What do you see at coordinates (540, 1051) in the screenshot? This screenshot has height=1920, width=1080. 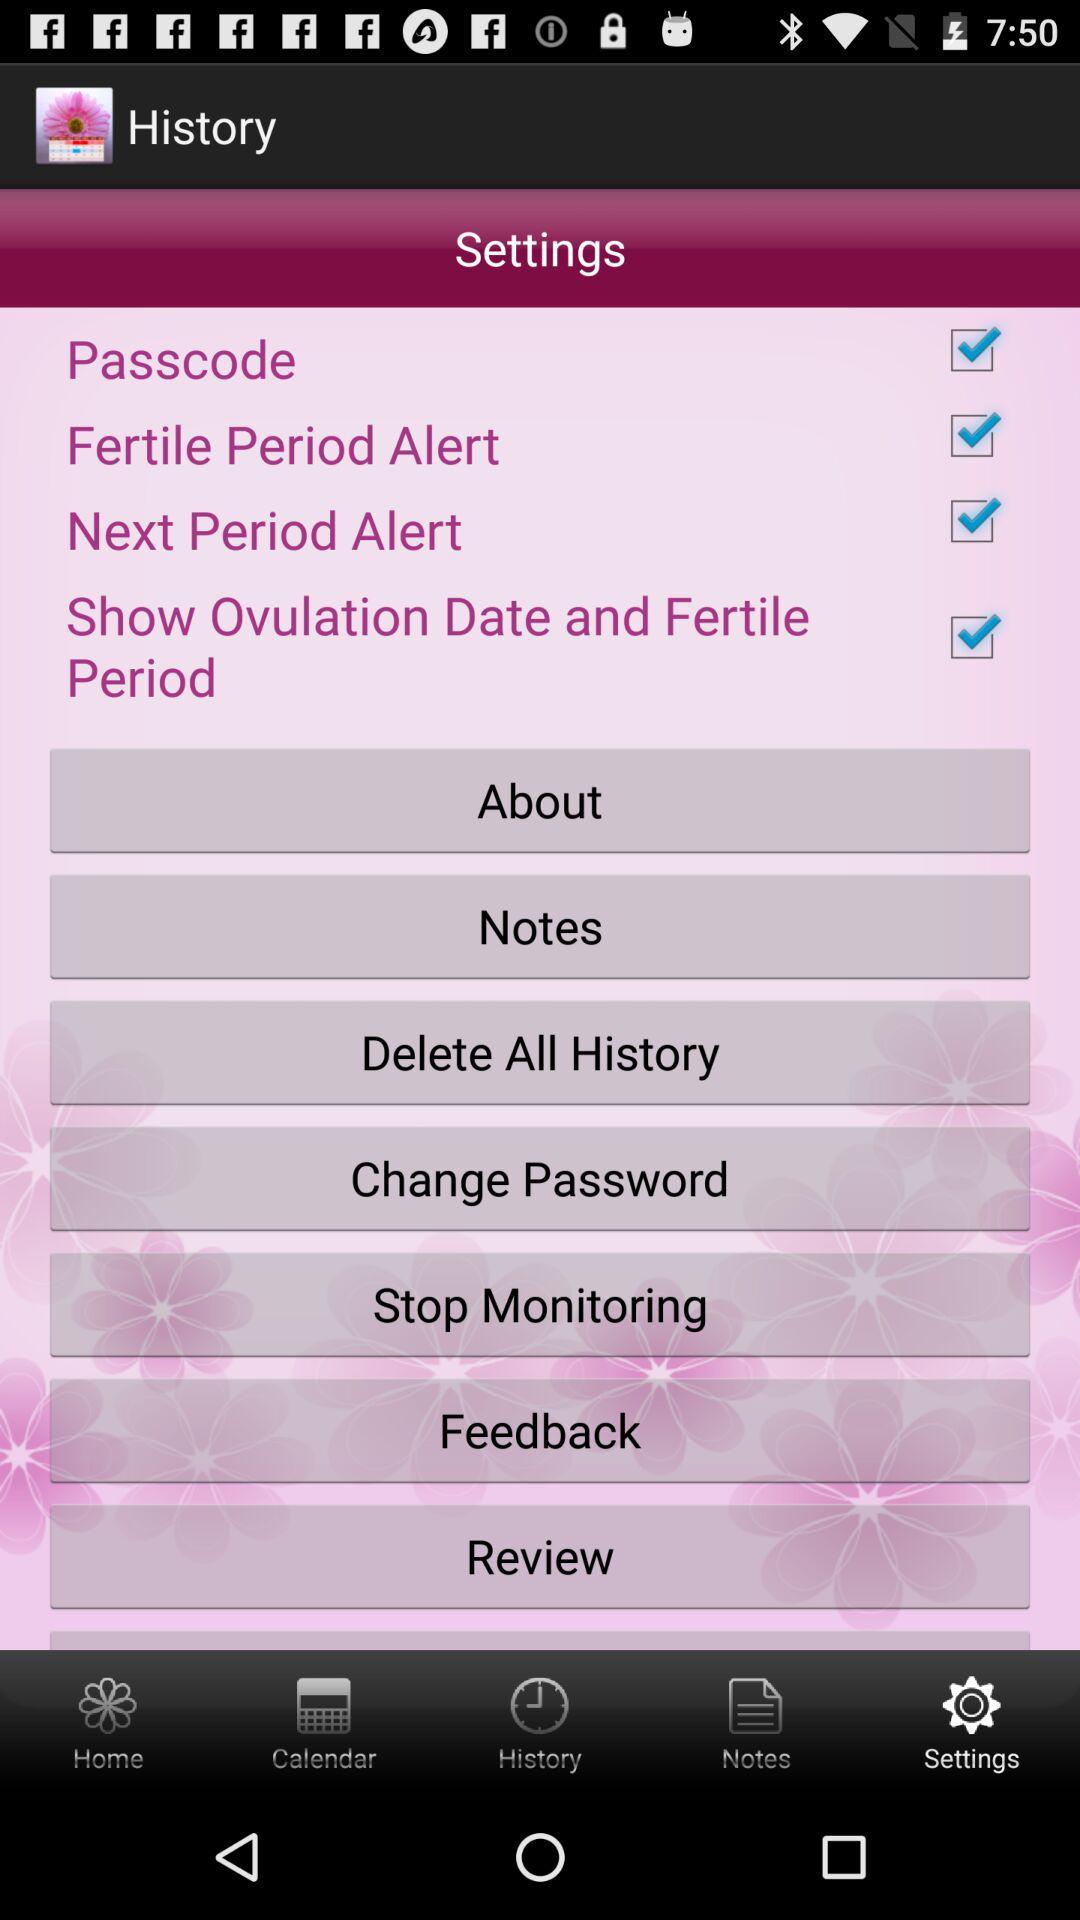 I see `the delete all history` at bounding box center [540, 1051].